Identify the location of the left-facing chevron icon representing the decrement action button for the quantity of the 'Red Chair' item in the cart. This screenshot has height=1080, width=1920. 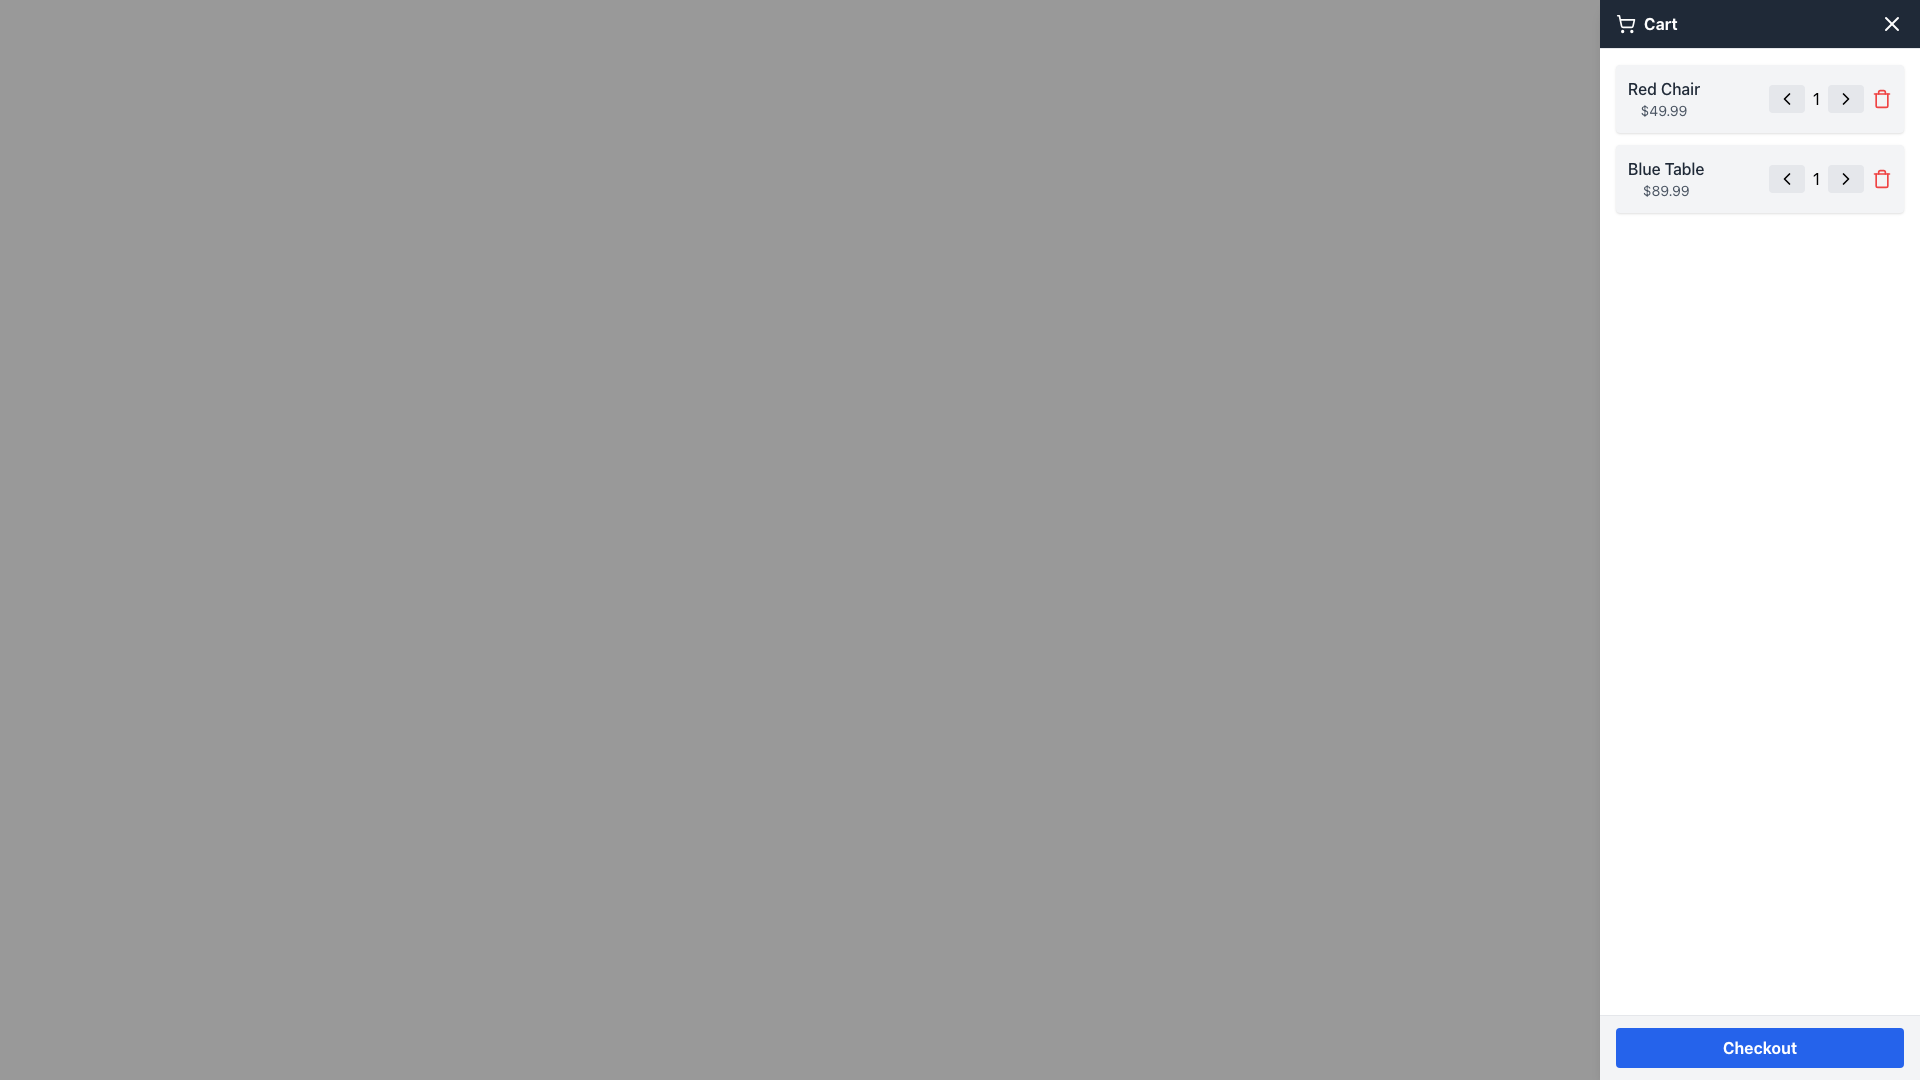
(1786, 99).